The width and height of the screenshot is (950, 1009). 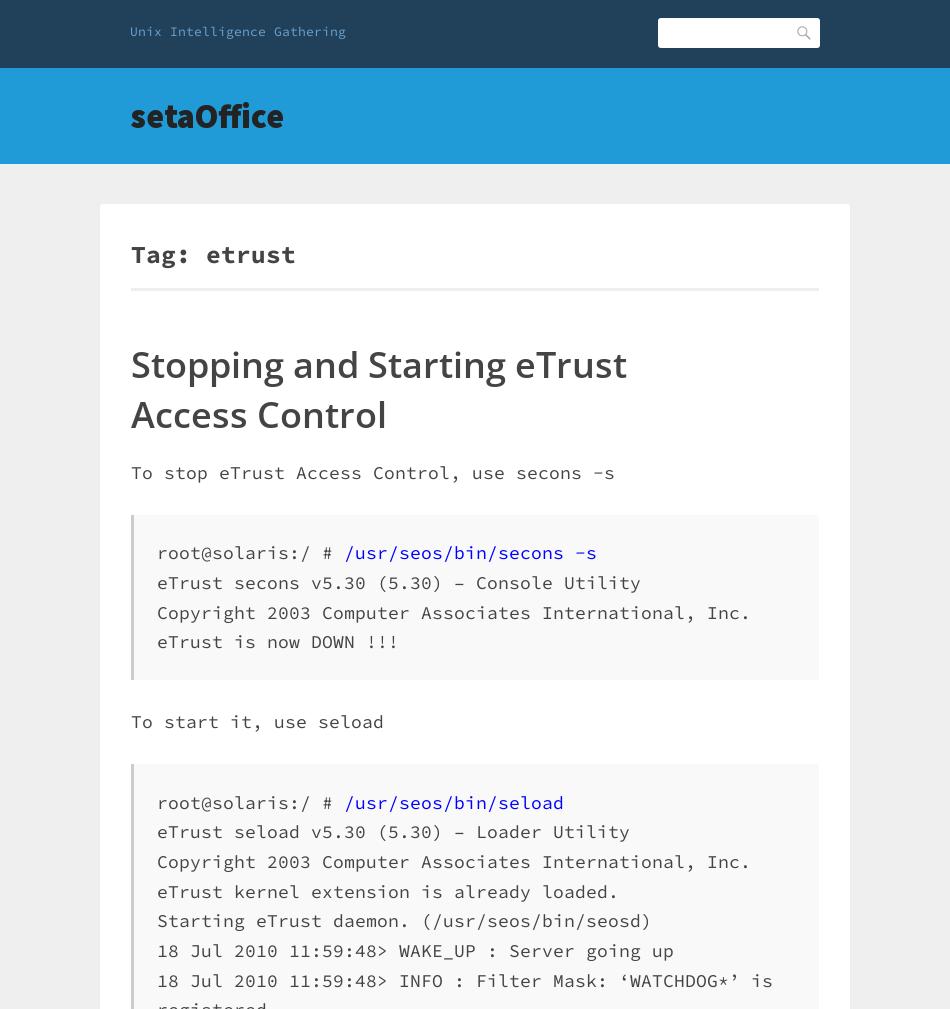 I want to click on '/usr/seos/bin/secons -s', so click(x=469, y=552).